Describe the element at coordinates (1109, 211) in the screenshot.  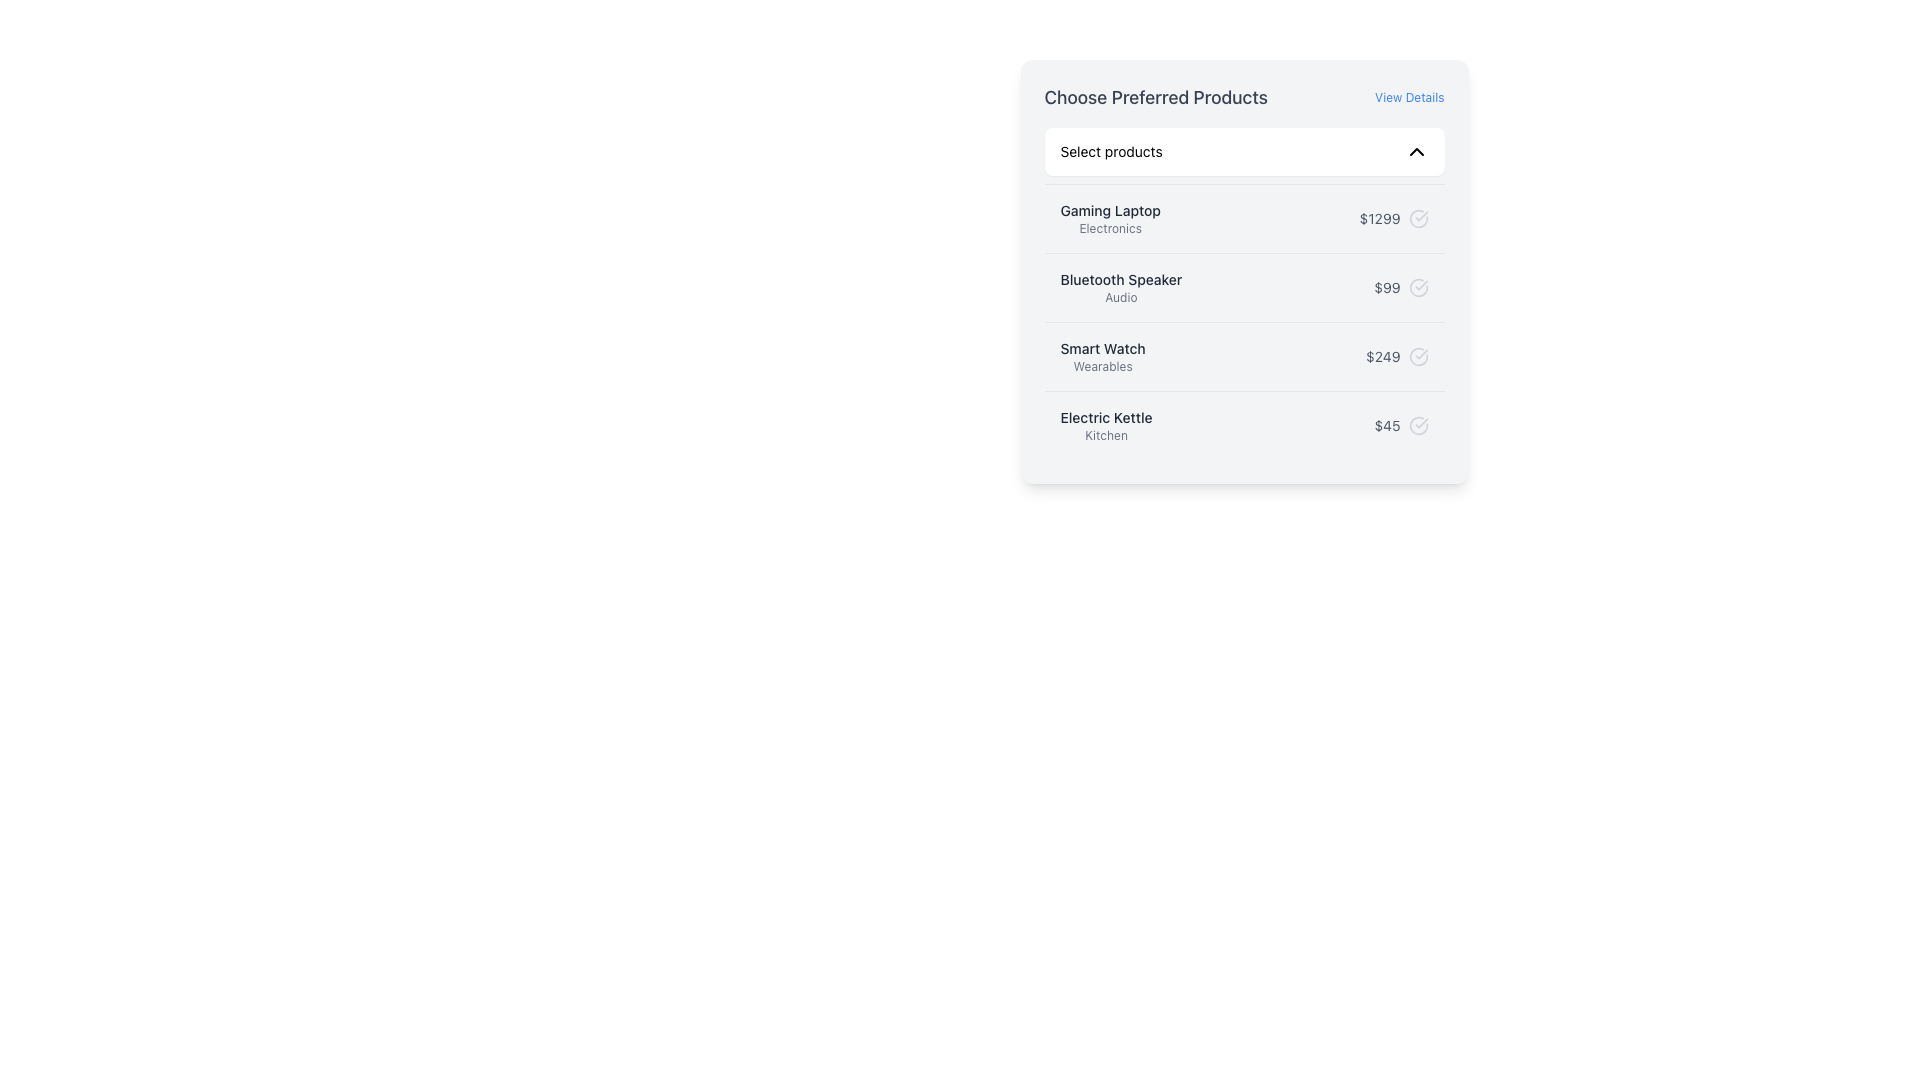
I see `the static text label displaying 'Gaming Laptop', which is styled in gray and located above the descriptive text 'Electronics'` at that location.